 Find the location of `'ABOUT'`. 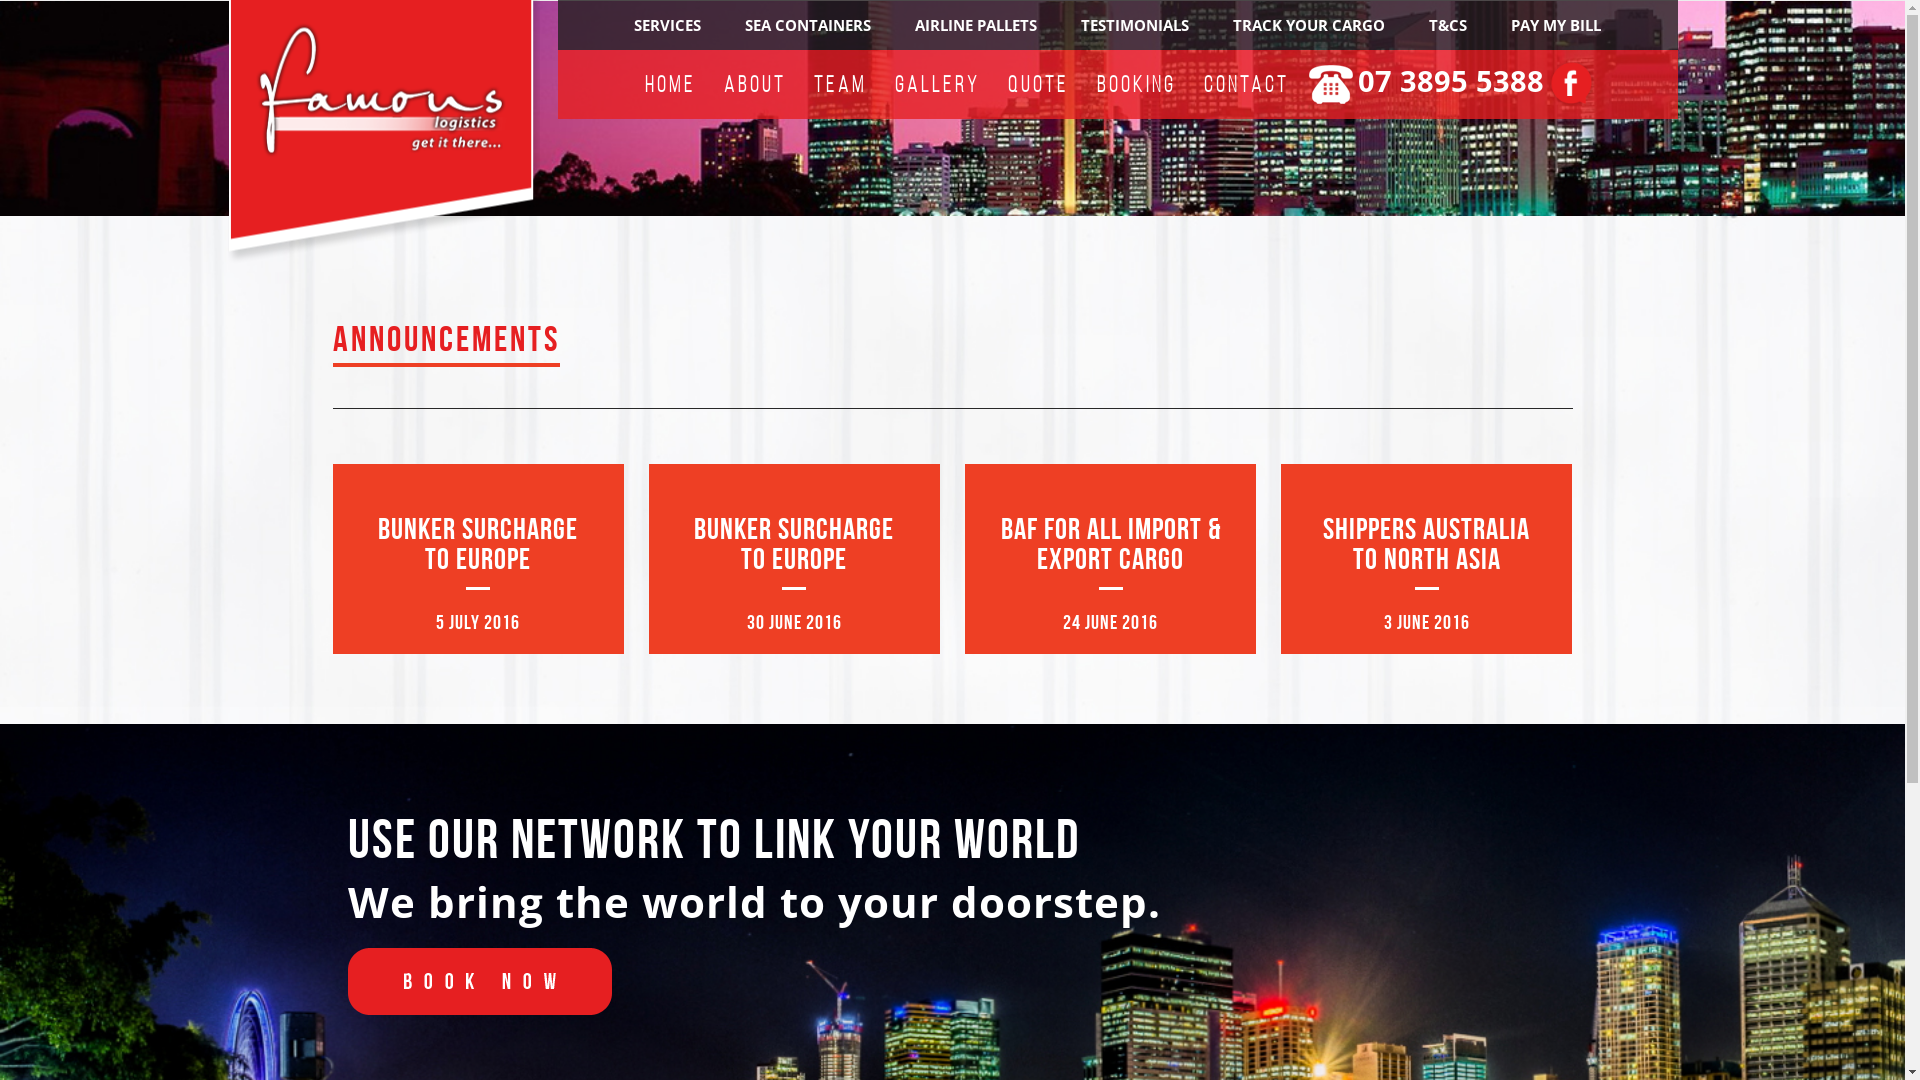

'ABOUT' is located at coordinates (757, 83).